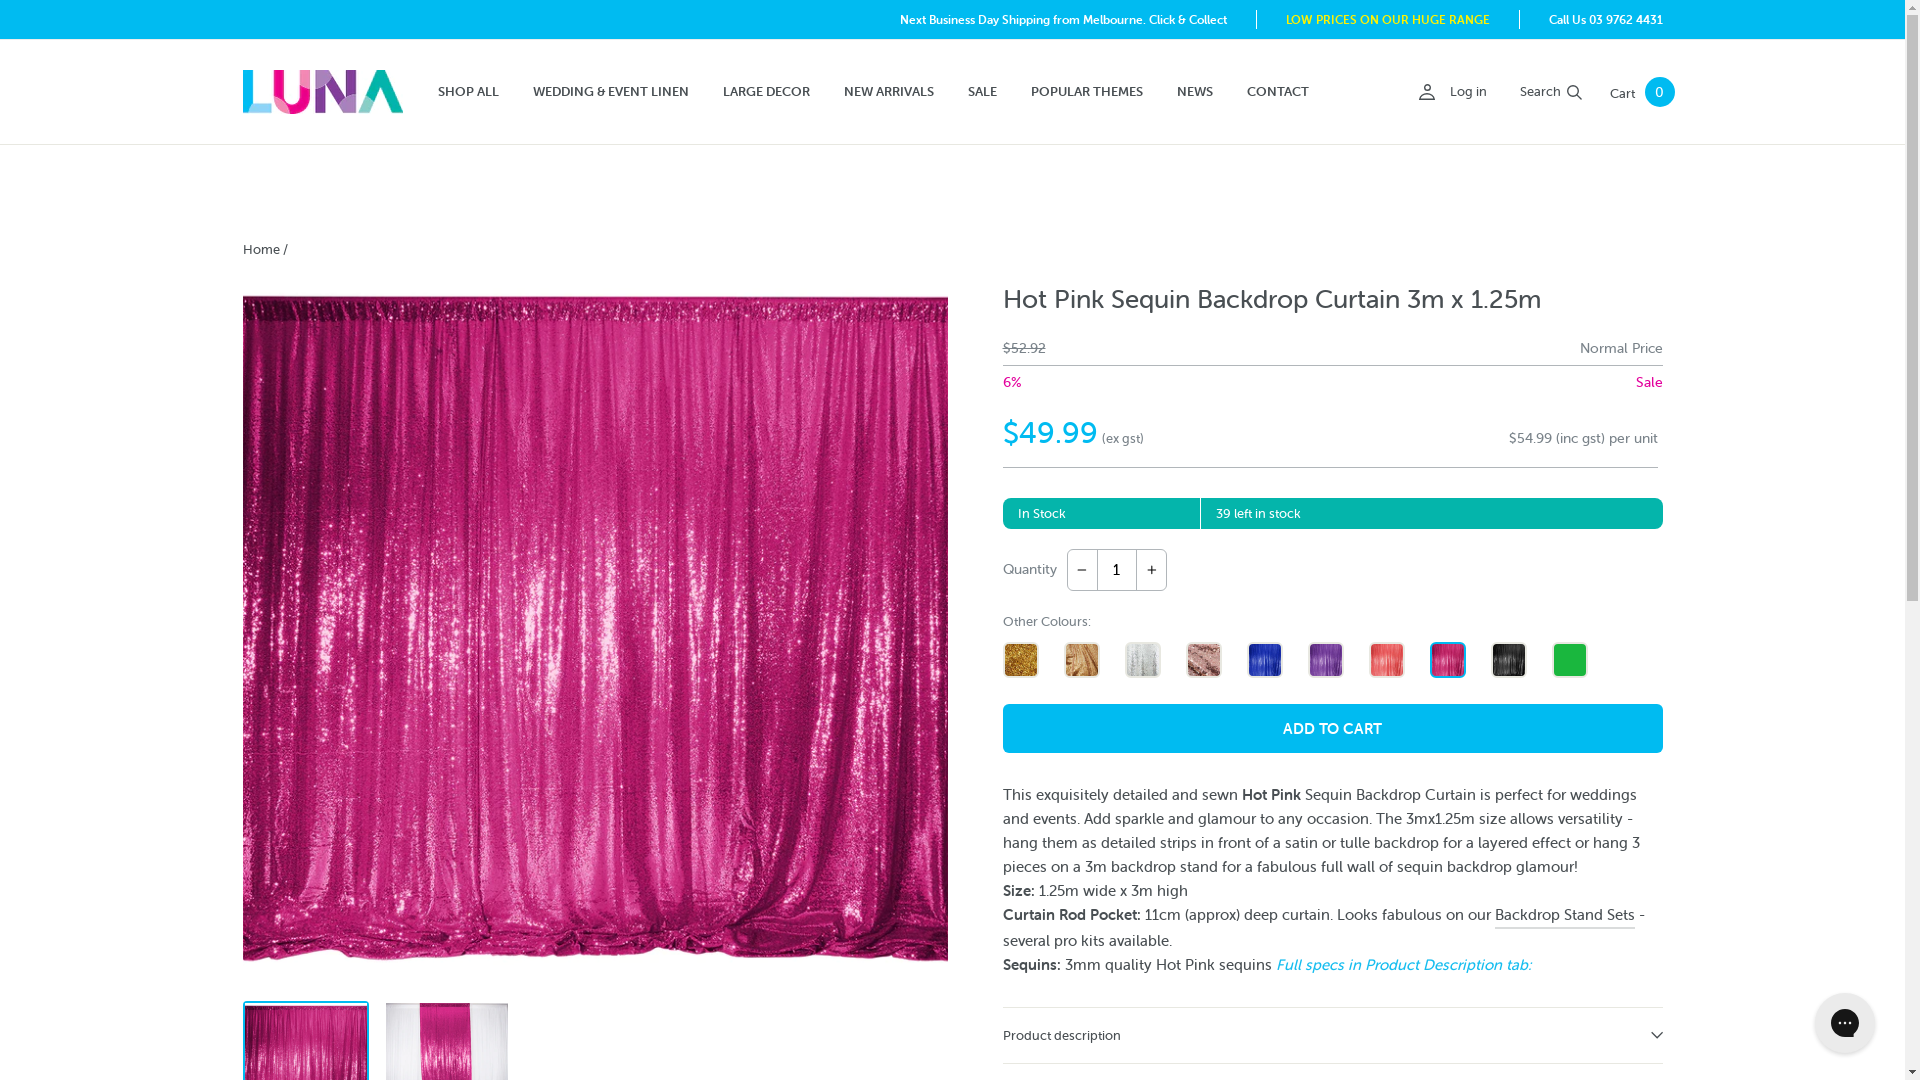 The height and width of the screenshot is (1080, 1920). What do you see at coordinates (981, 92) in the screenshot?
I see `'SALE'` at bounding box center [981, 92].